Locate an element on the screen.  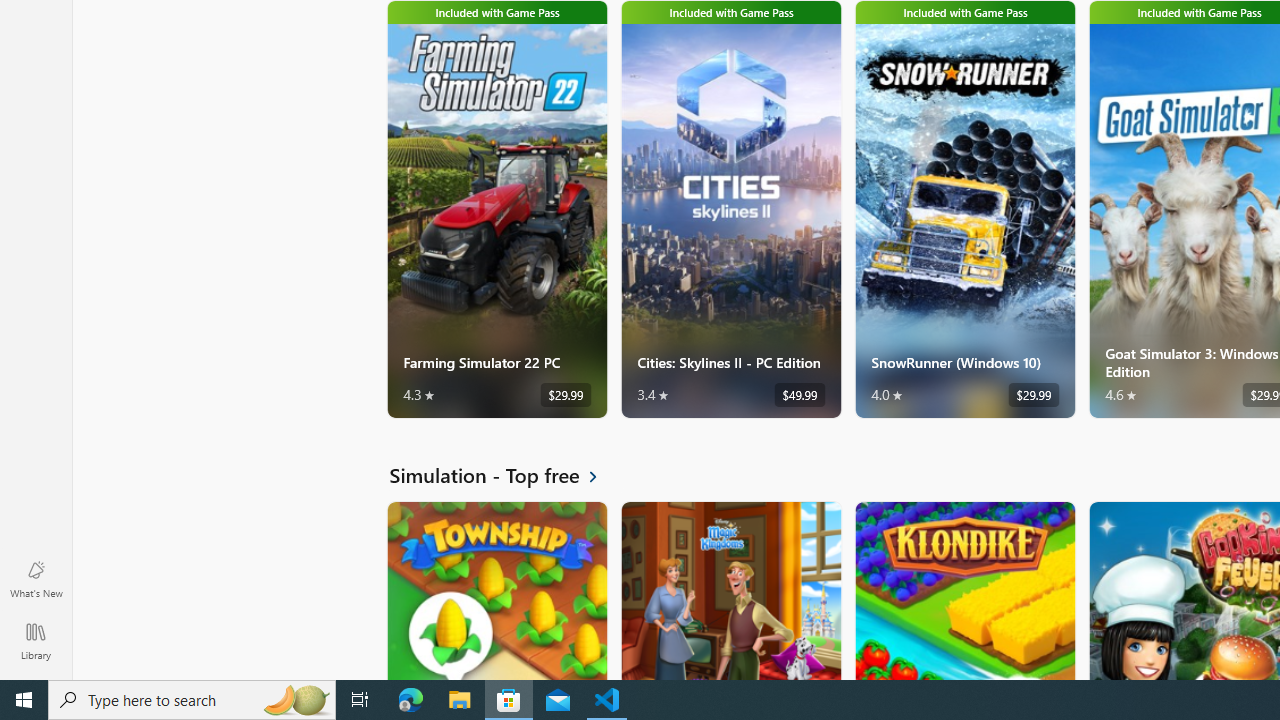
'Township. Average rating of 4.5 out of five stars. Free  ' is located at coordinates (497, 589).